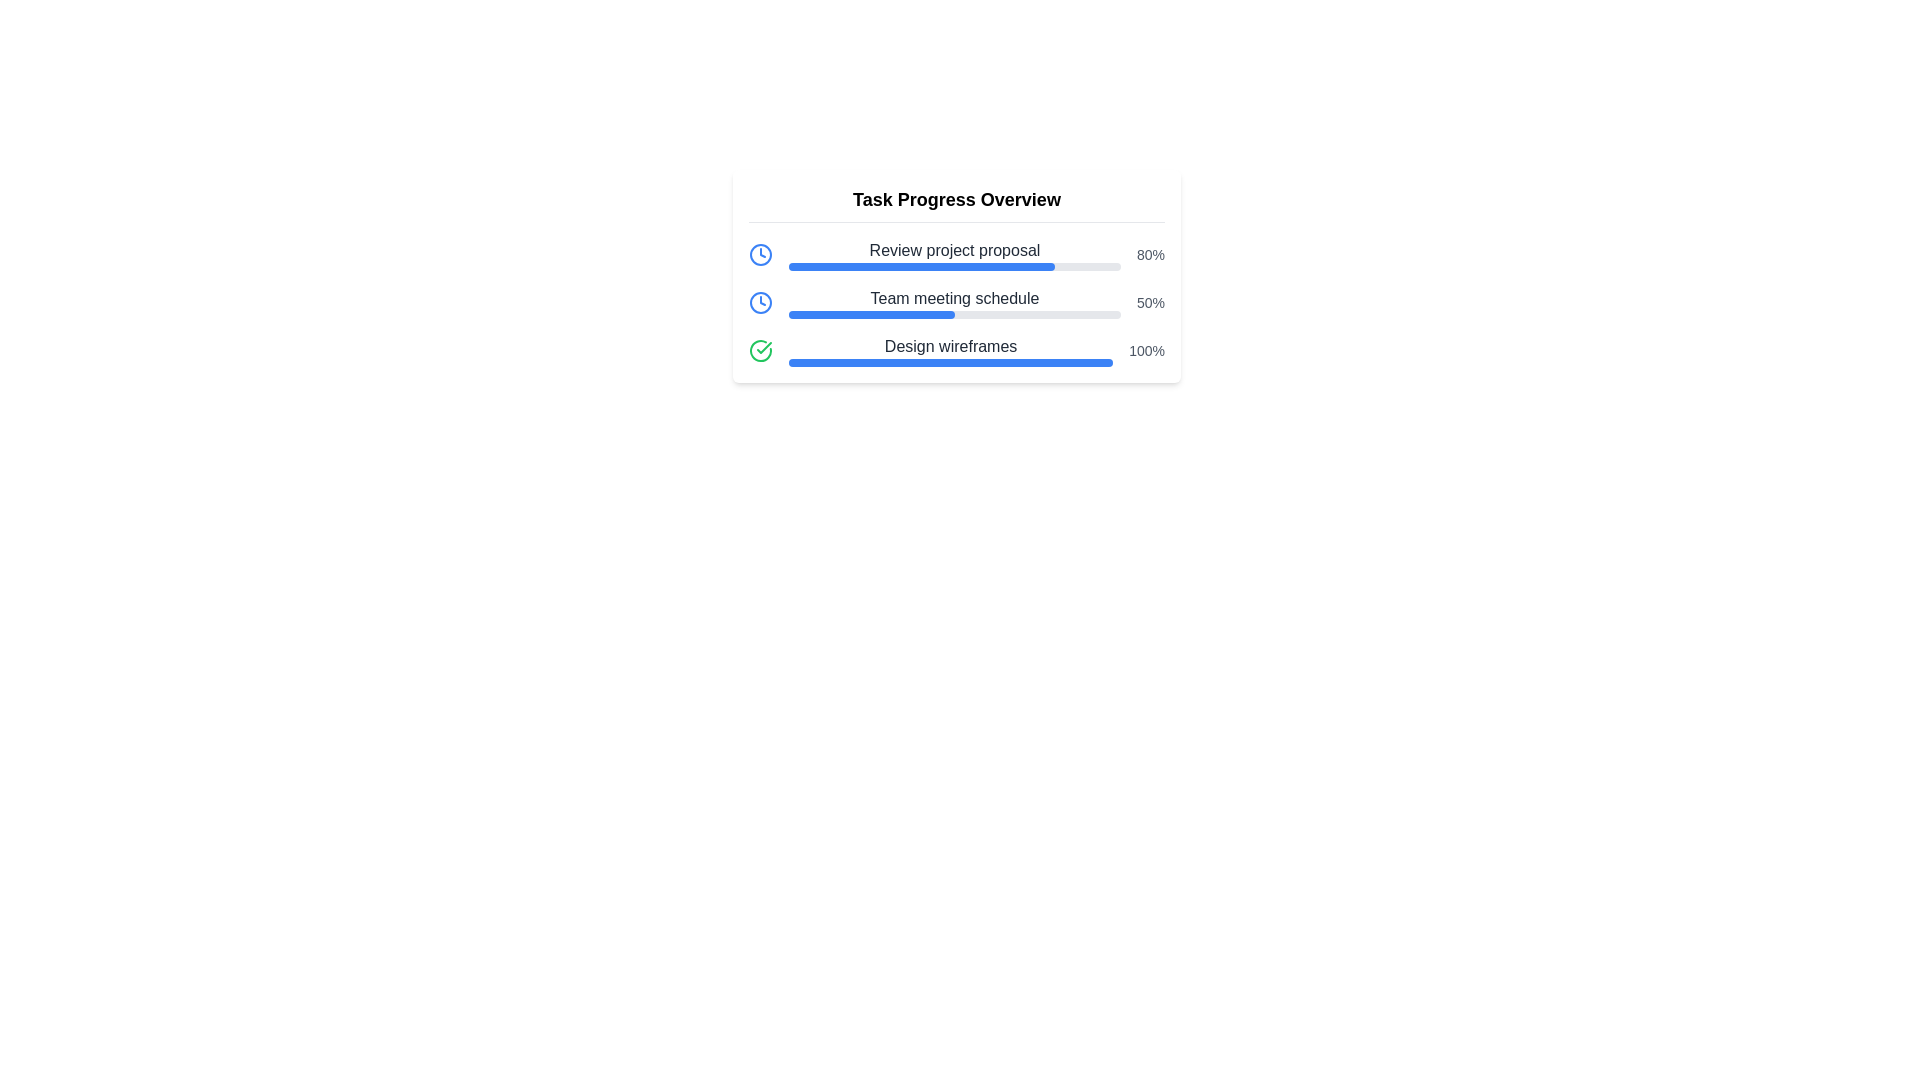 The height and width of the screenshot is (1080, 1920). Describe the element at coordinates (920, 265) in the screenshot. I see `the blue progress bar that is styled with a gradient or solid blue color filling 80% of its width, located in the 'Task Progress Overview' section beneath the text 'Review project proposal'` at that location.